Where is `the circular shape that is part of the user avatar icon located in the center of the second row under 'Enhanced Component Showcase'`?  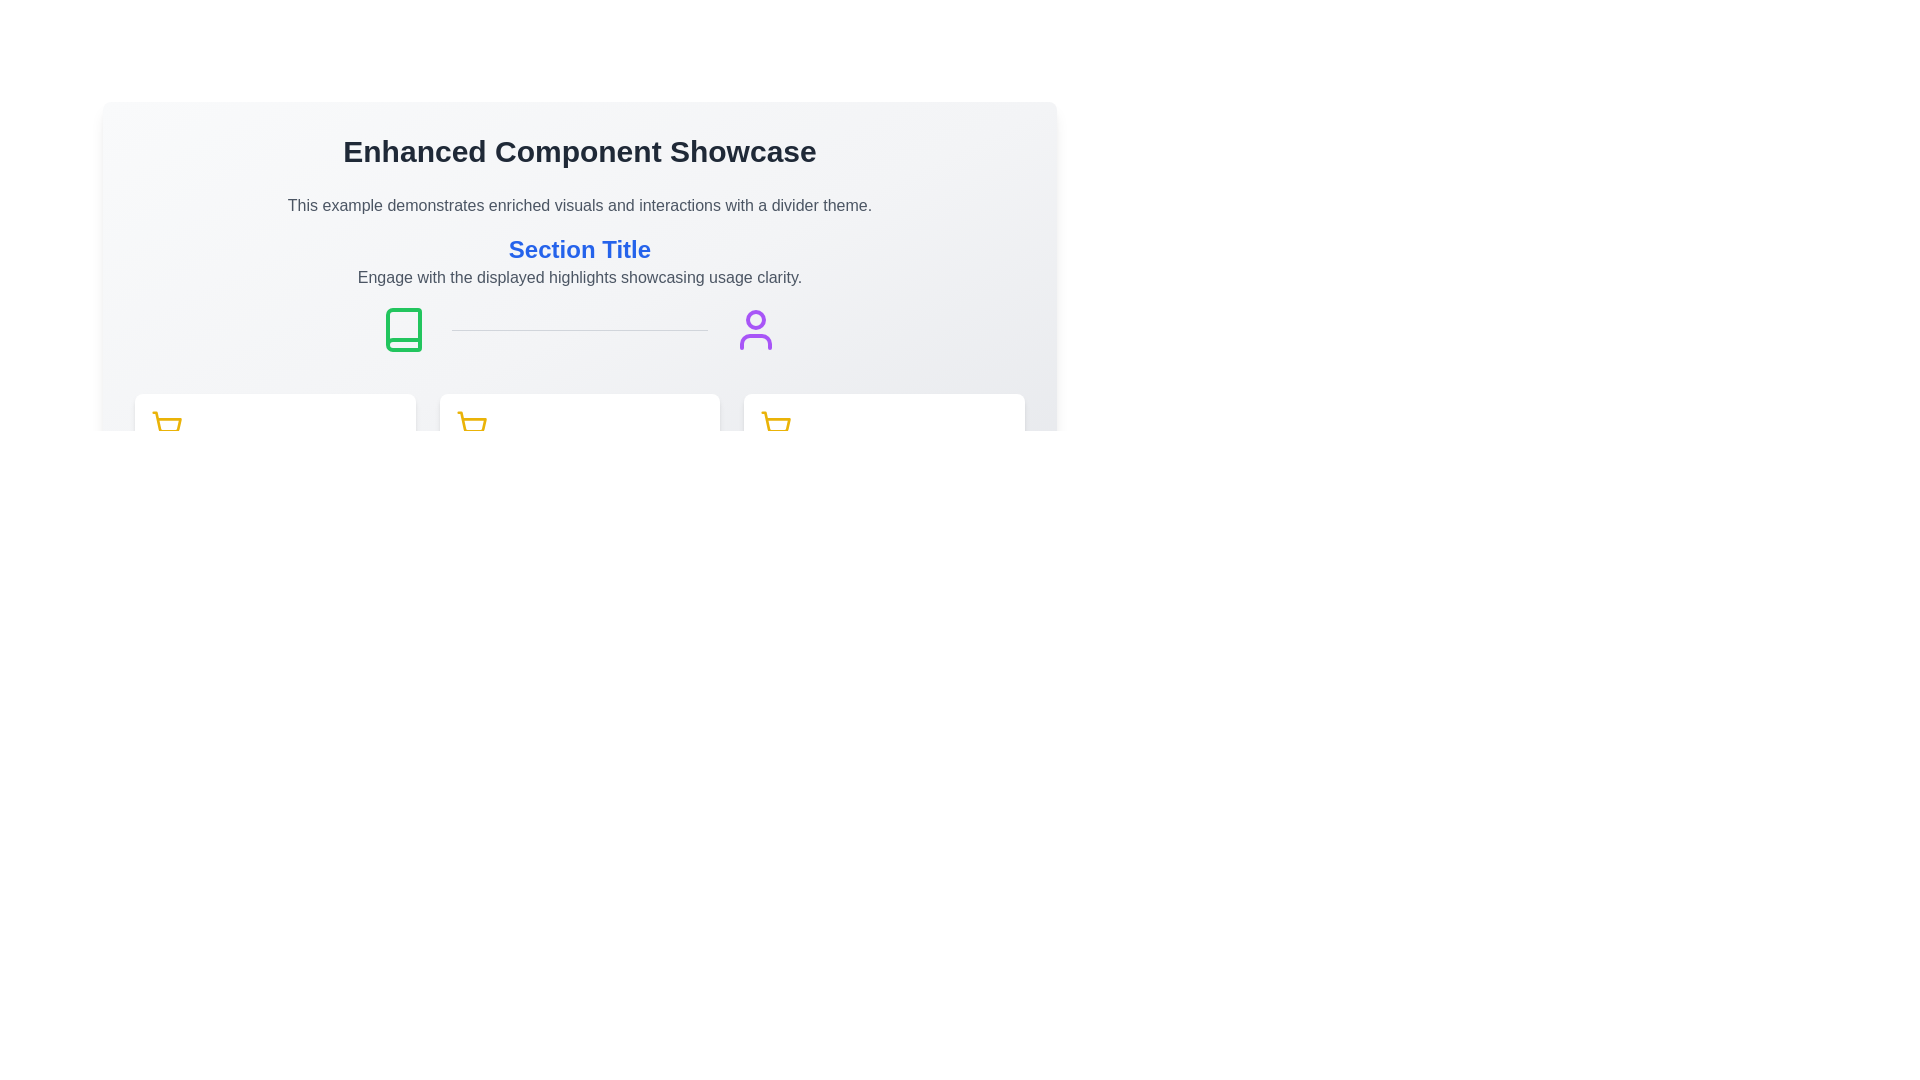
the circular shape that is part of the user avatar icon located in the center of the second row under 'Enhanced Component Showcase' is located at coordinates (754, 319).